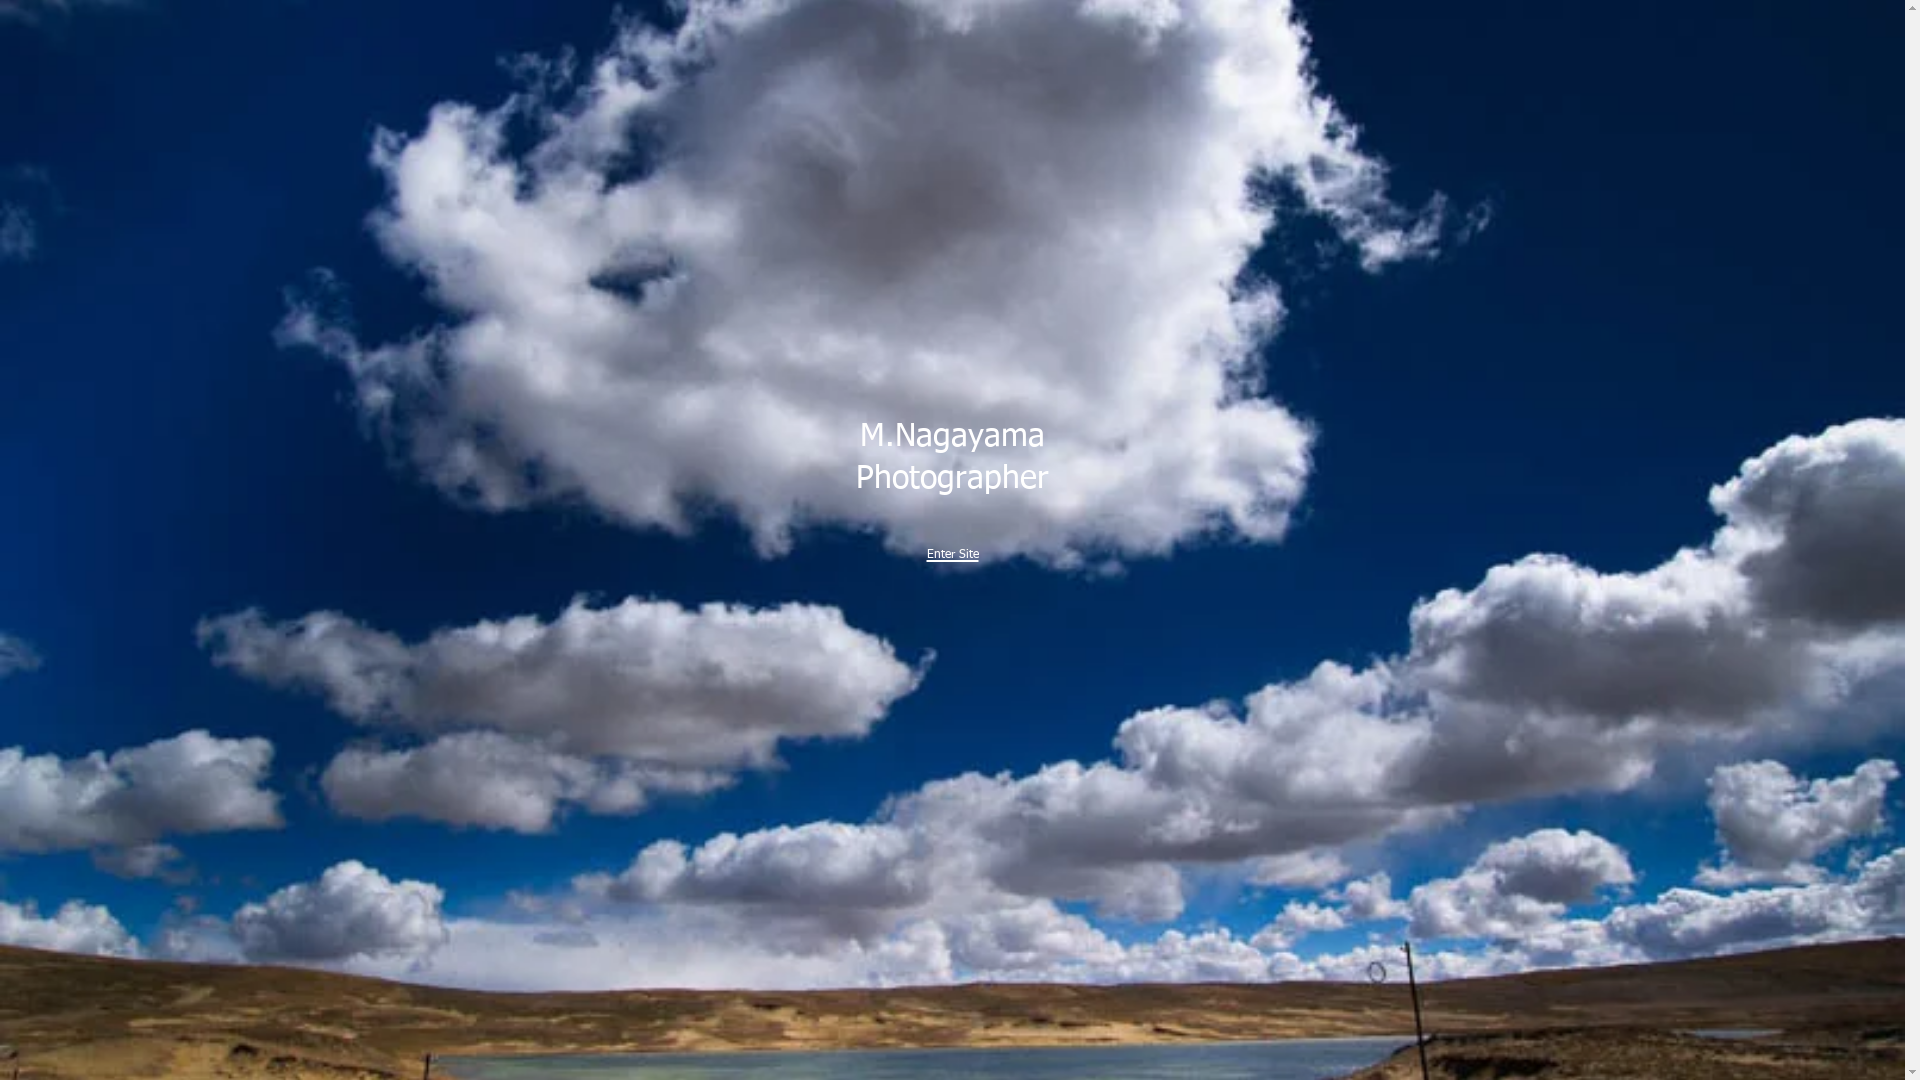 Image resolution: width=1920 pixels, height=1080 pixels. I want to click on 'Enter Site', so click(950, 548).